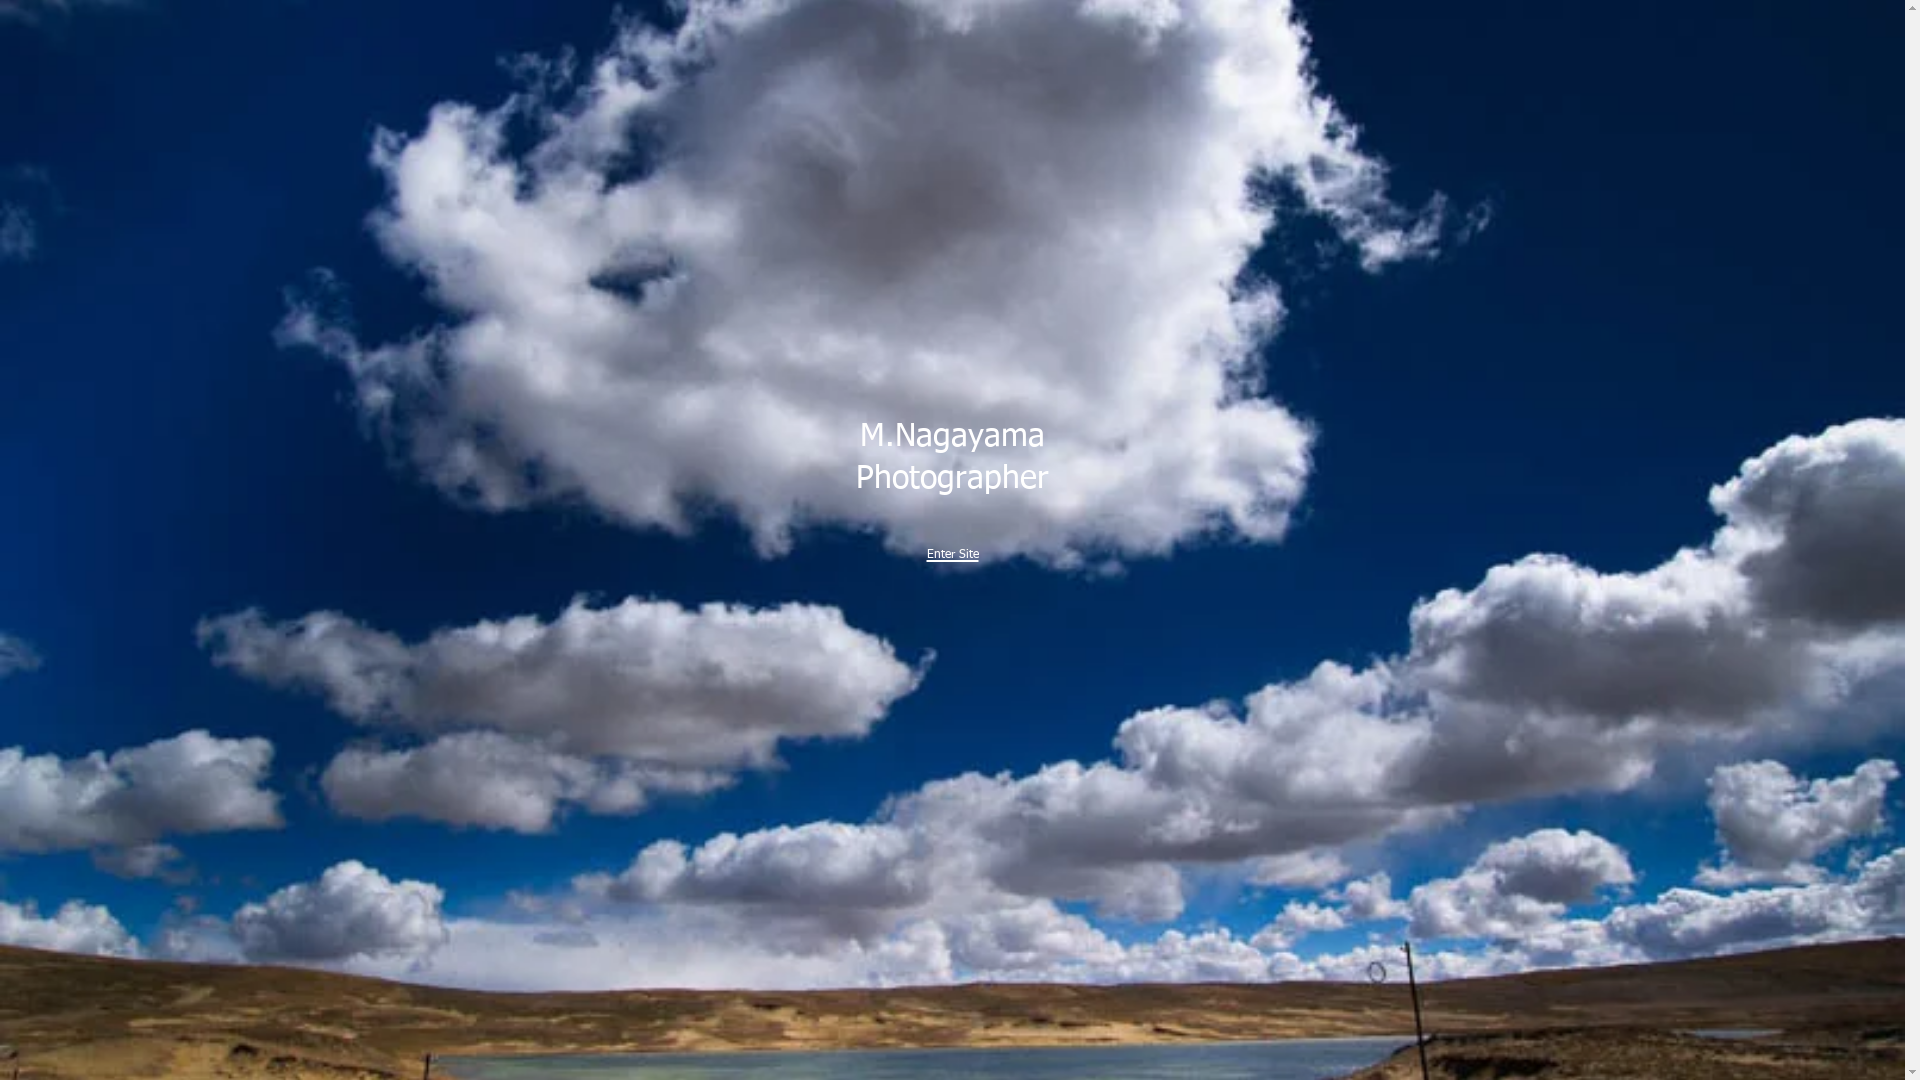 Image resolution: width=1920 pixels, height=1080 pixels. I want to click on 'Enter Site', so click(950, 548).